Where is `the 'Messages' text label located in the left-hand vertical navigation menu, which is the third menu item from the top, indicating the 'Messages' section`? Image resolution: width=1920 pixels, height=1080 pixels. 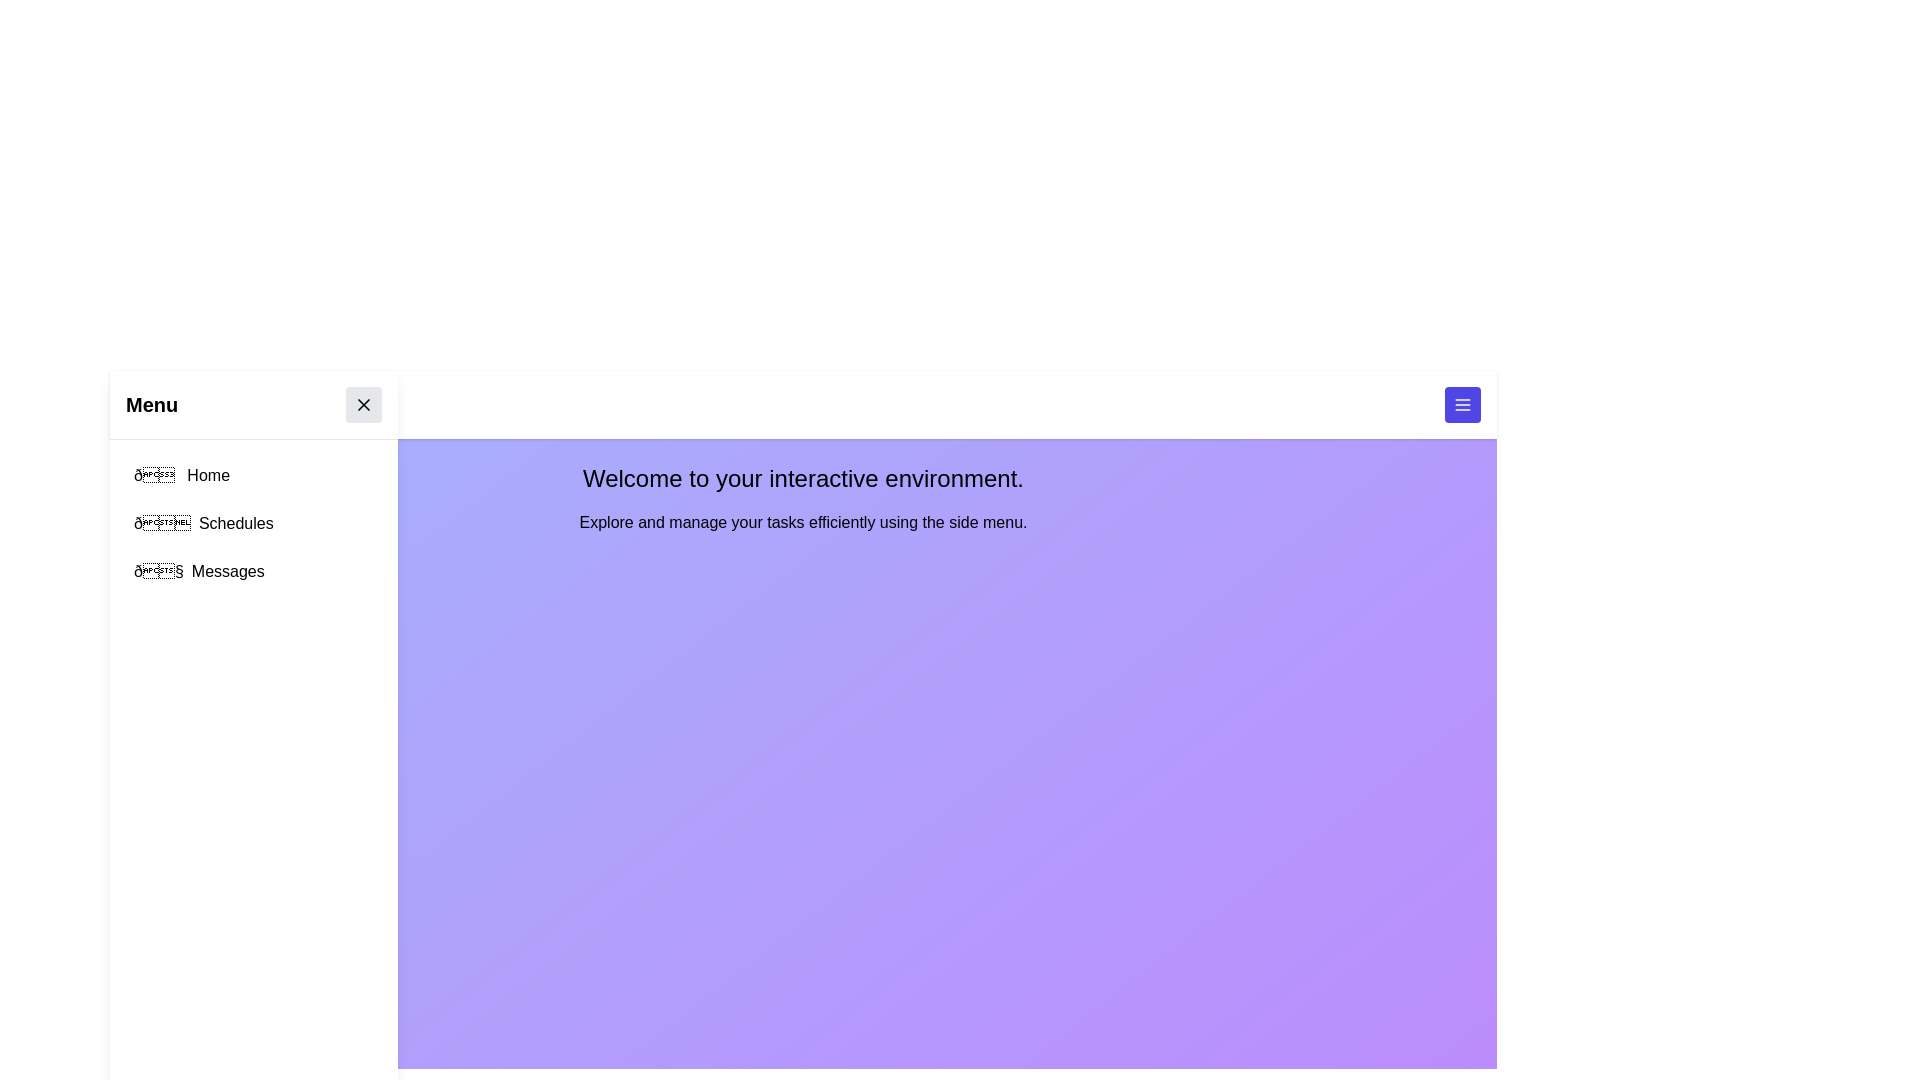 the 'Messages' text label located in the left-hand vertical navigation menu, which is the third menu item from the top, indicating the 'Messages' section is located at coordinates (228, 571).